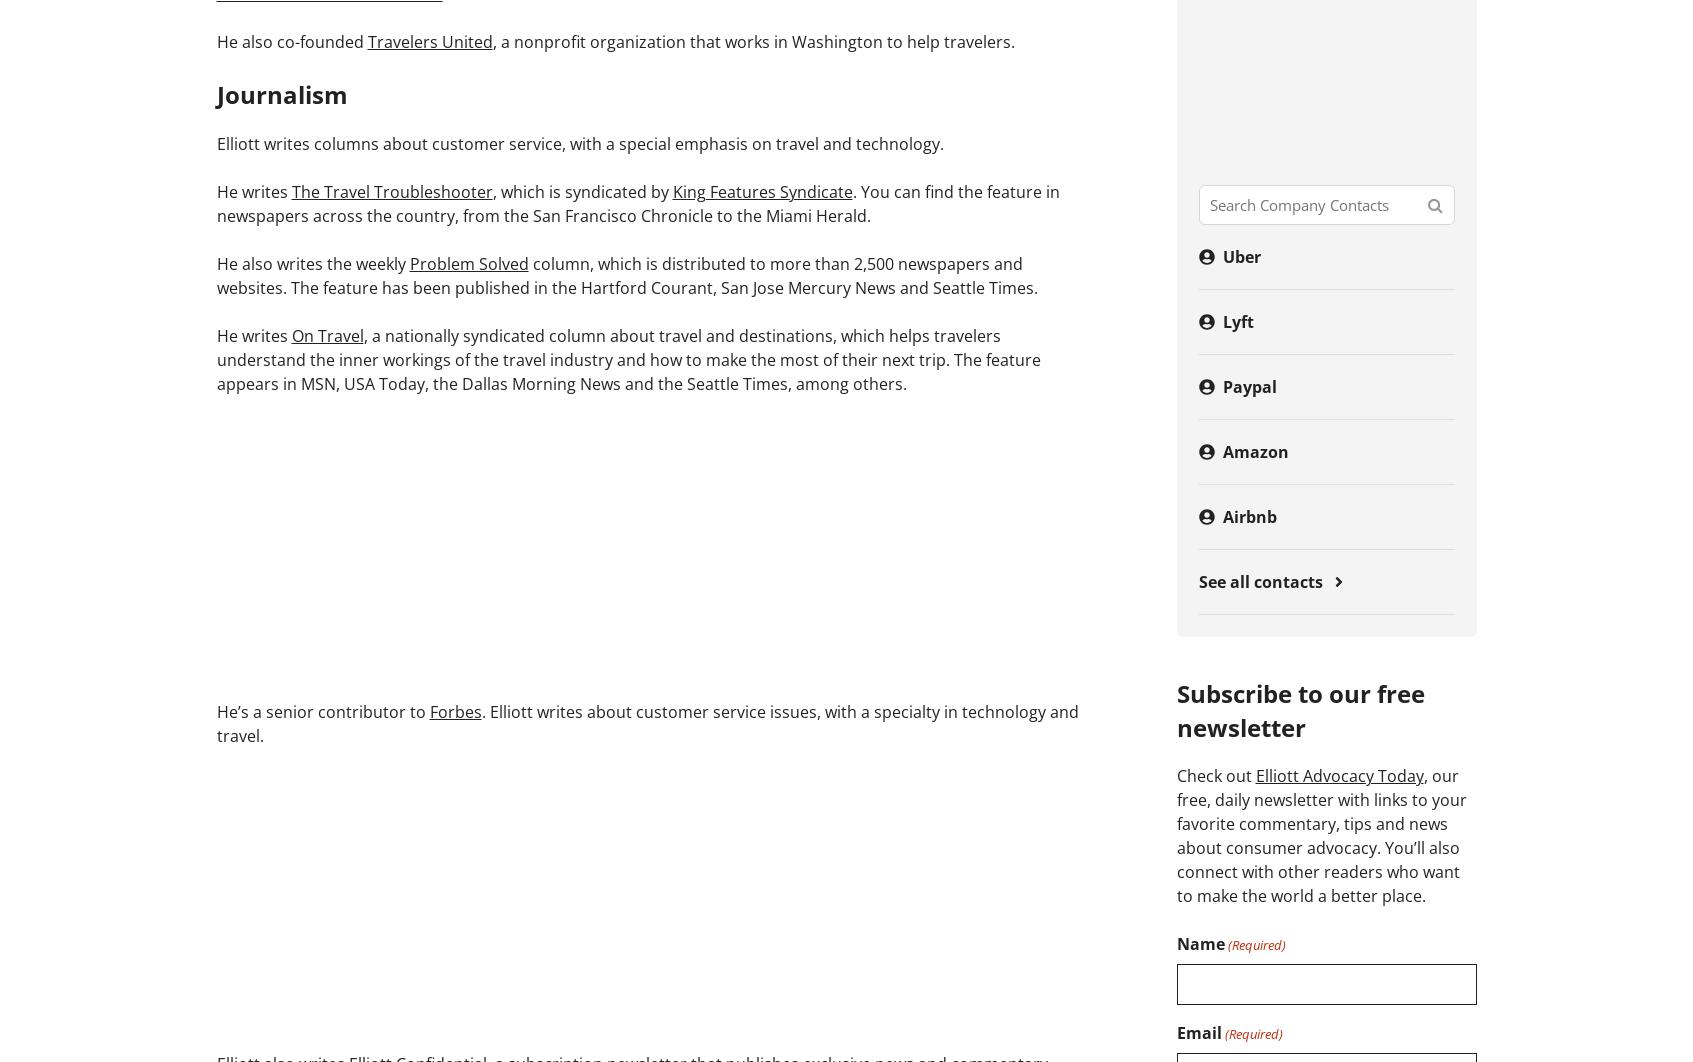  What do you see at coordinates (637, 202) in the screenshot?
I see `'. You can find the feature in newspapers across the country, from the San Francisco Chronicle to the Miami Herald.'` at bounding box center [637, 202].